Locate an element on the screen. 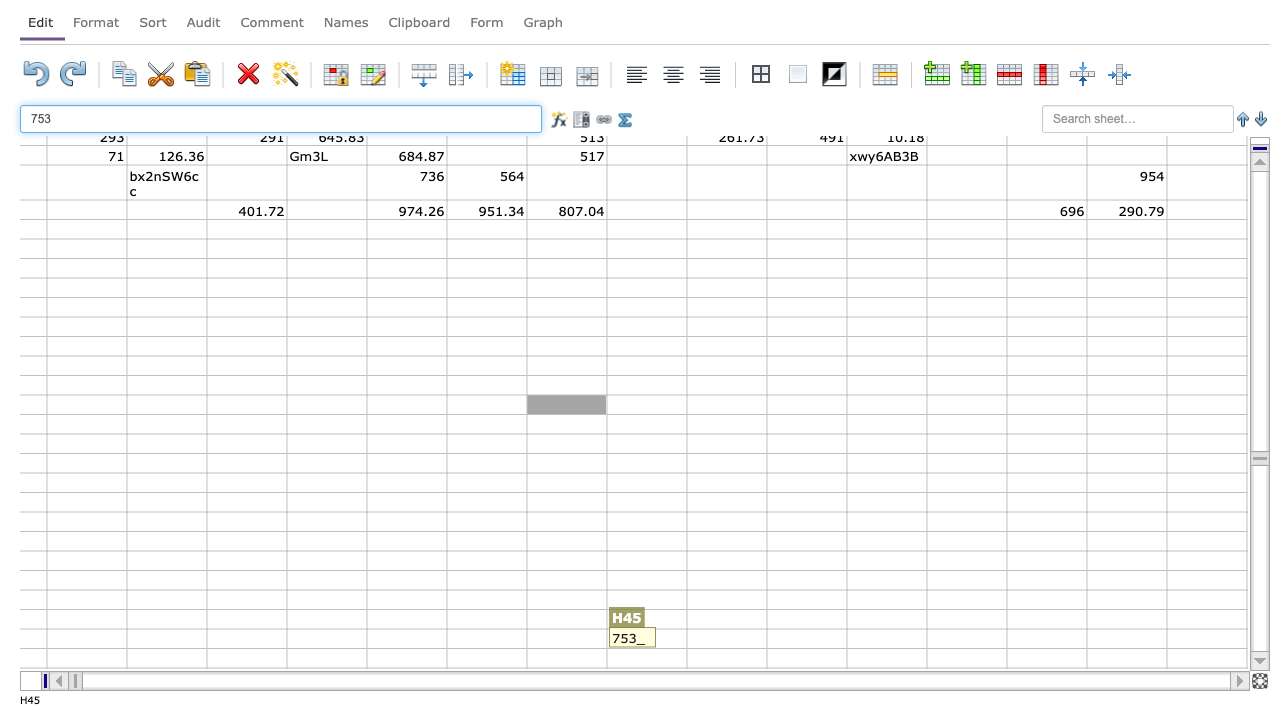 The image size is (1280, 720). right edge of J57 is located at coordinates (765, 638).